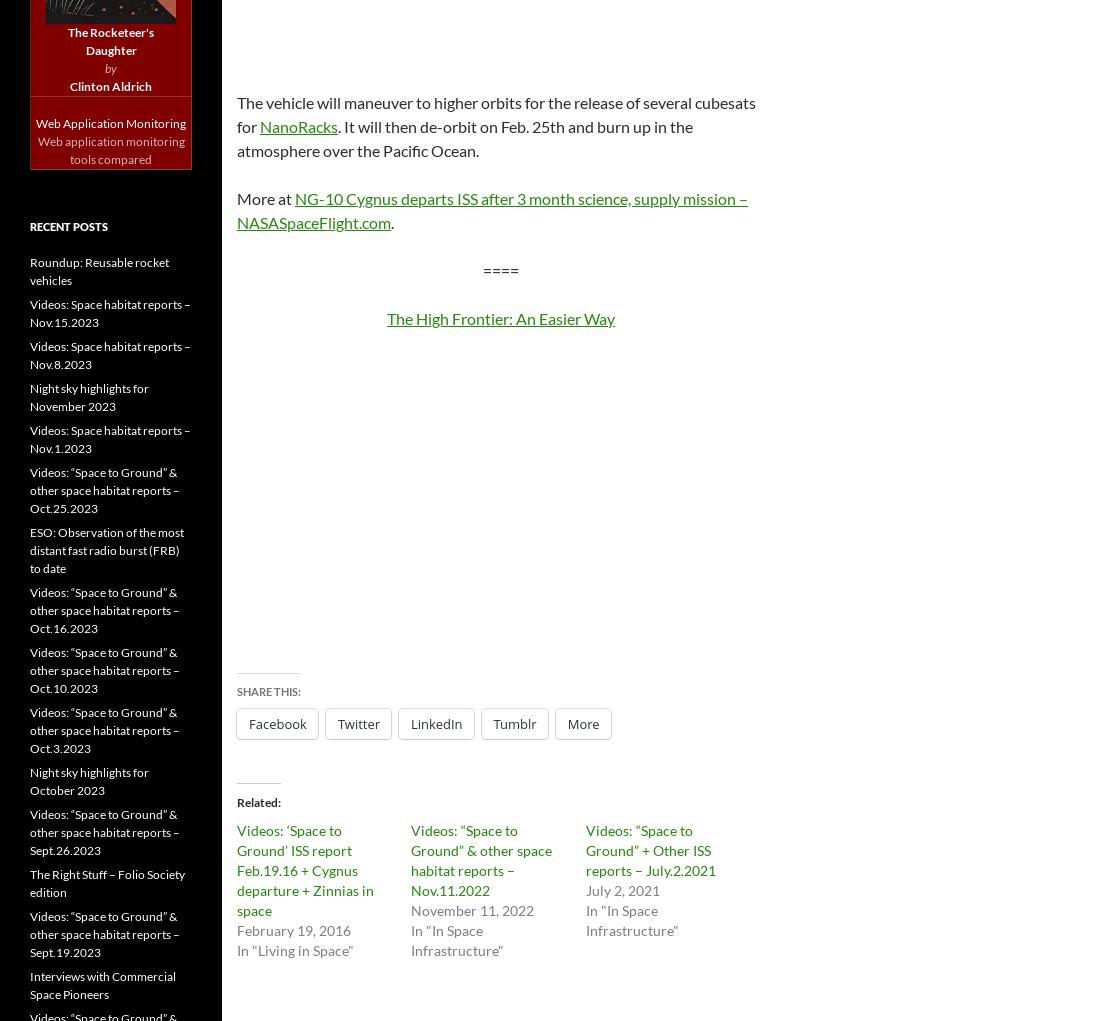 The image size is (1100, 1021). I want to click on 'The High Frontier: An Easier Way', so click(501, 316).